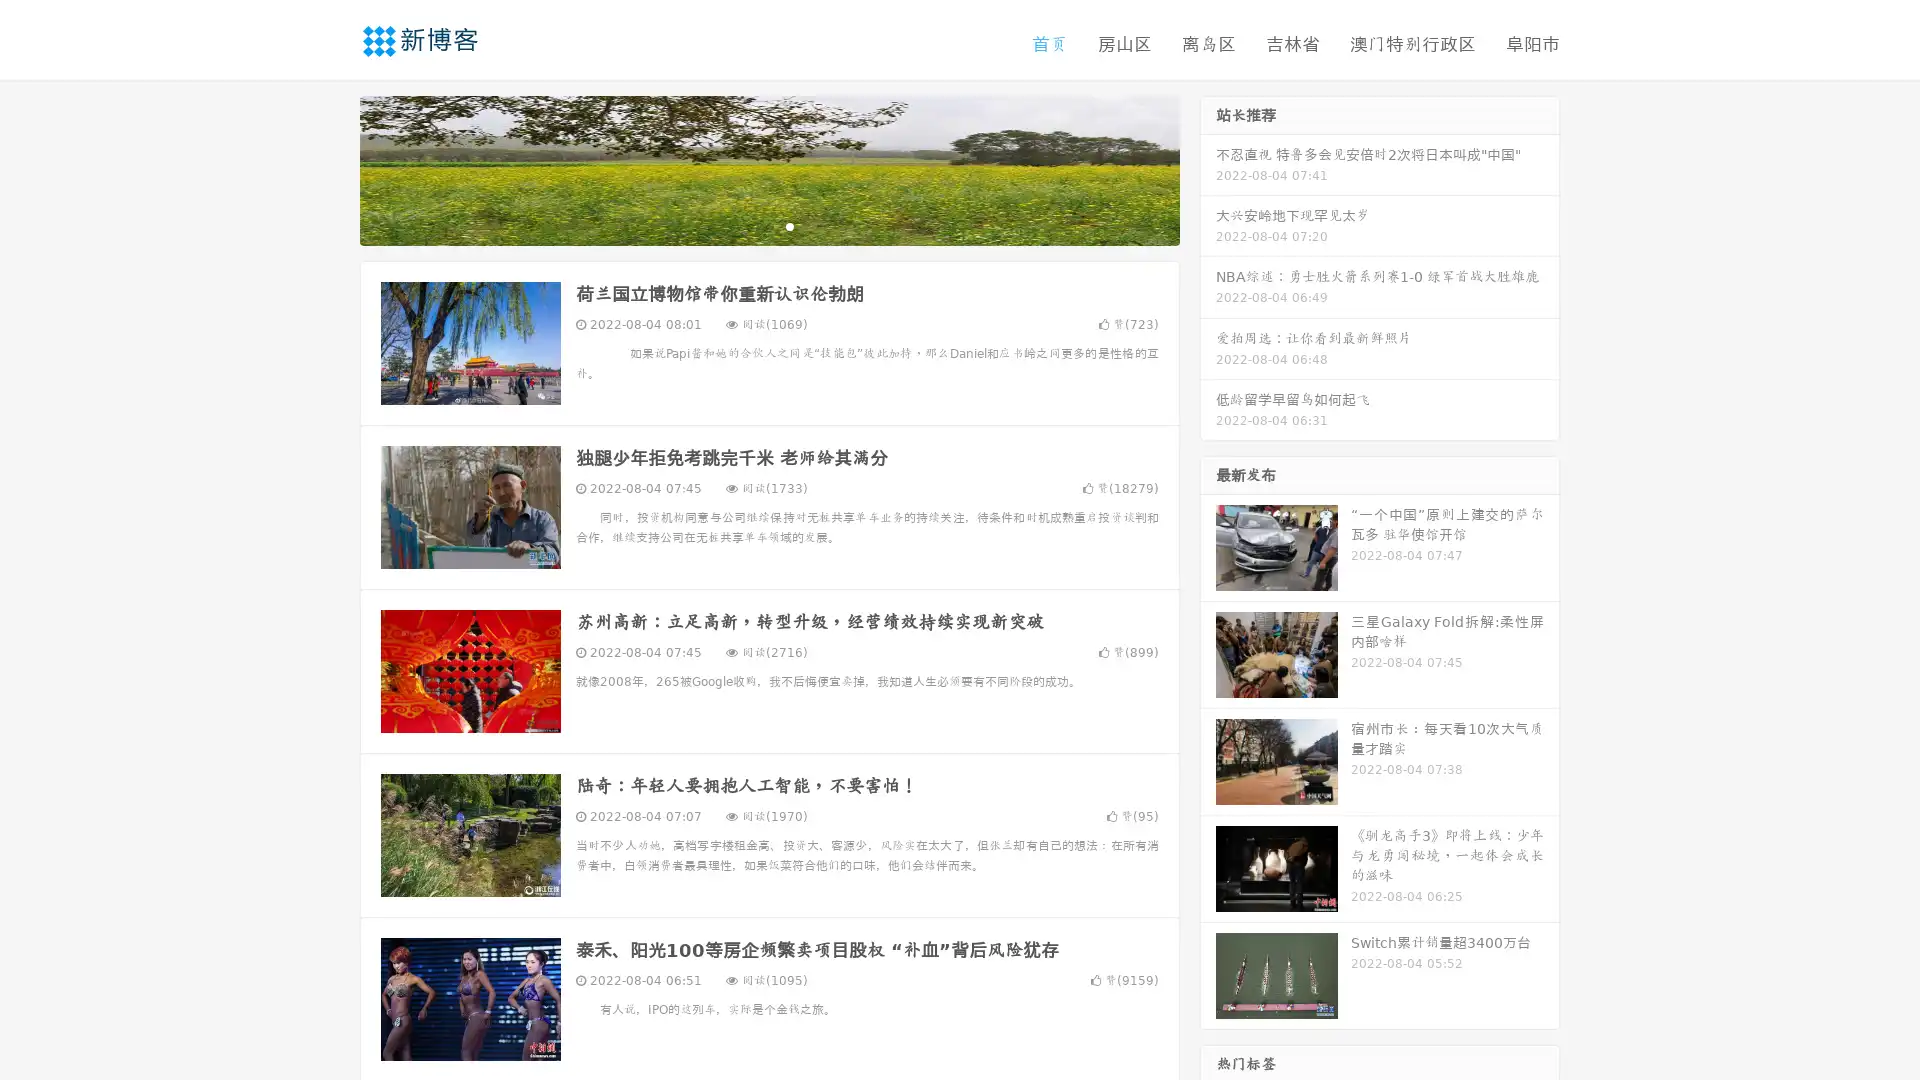 This screenshot has width=1920, height=1080. I want to click on Go to slide 1, so click(748, 225).